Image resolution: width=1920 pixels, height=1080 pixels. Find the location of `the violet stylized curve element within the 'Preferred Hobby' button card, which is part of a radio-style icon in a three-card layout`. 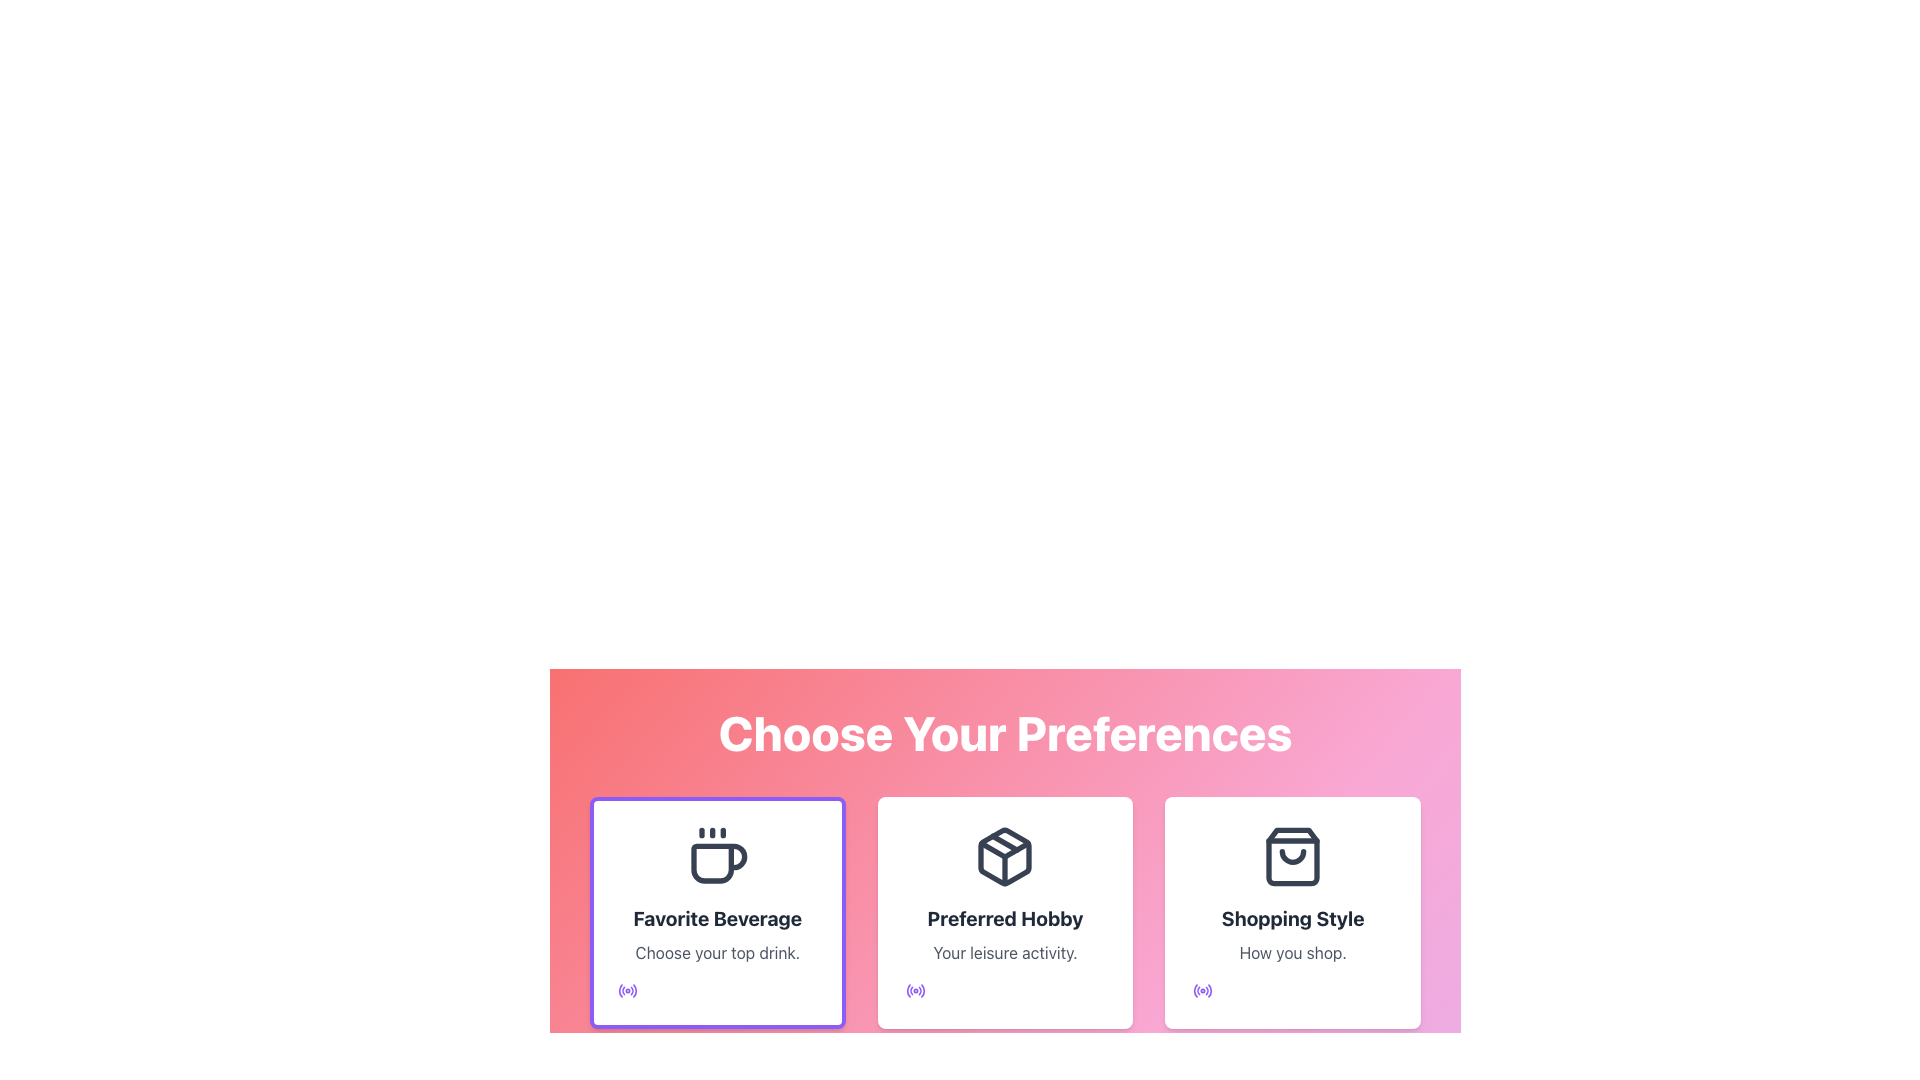

the violet stylized curve element within the 'Preferred Hobby' button card, which is part of a radio-style icon in a three-card layout is located at coordinates (921, 991).